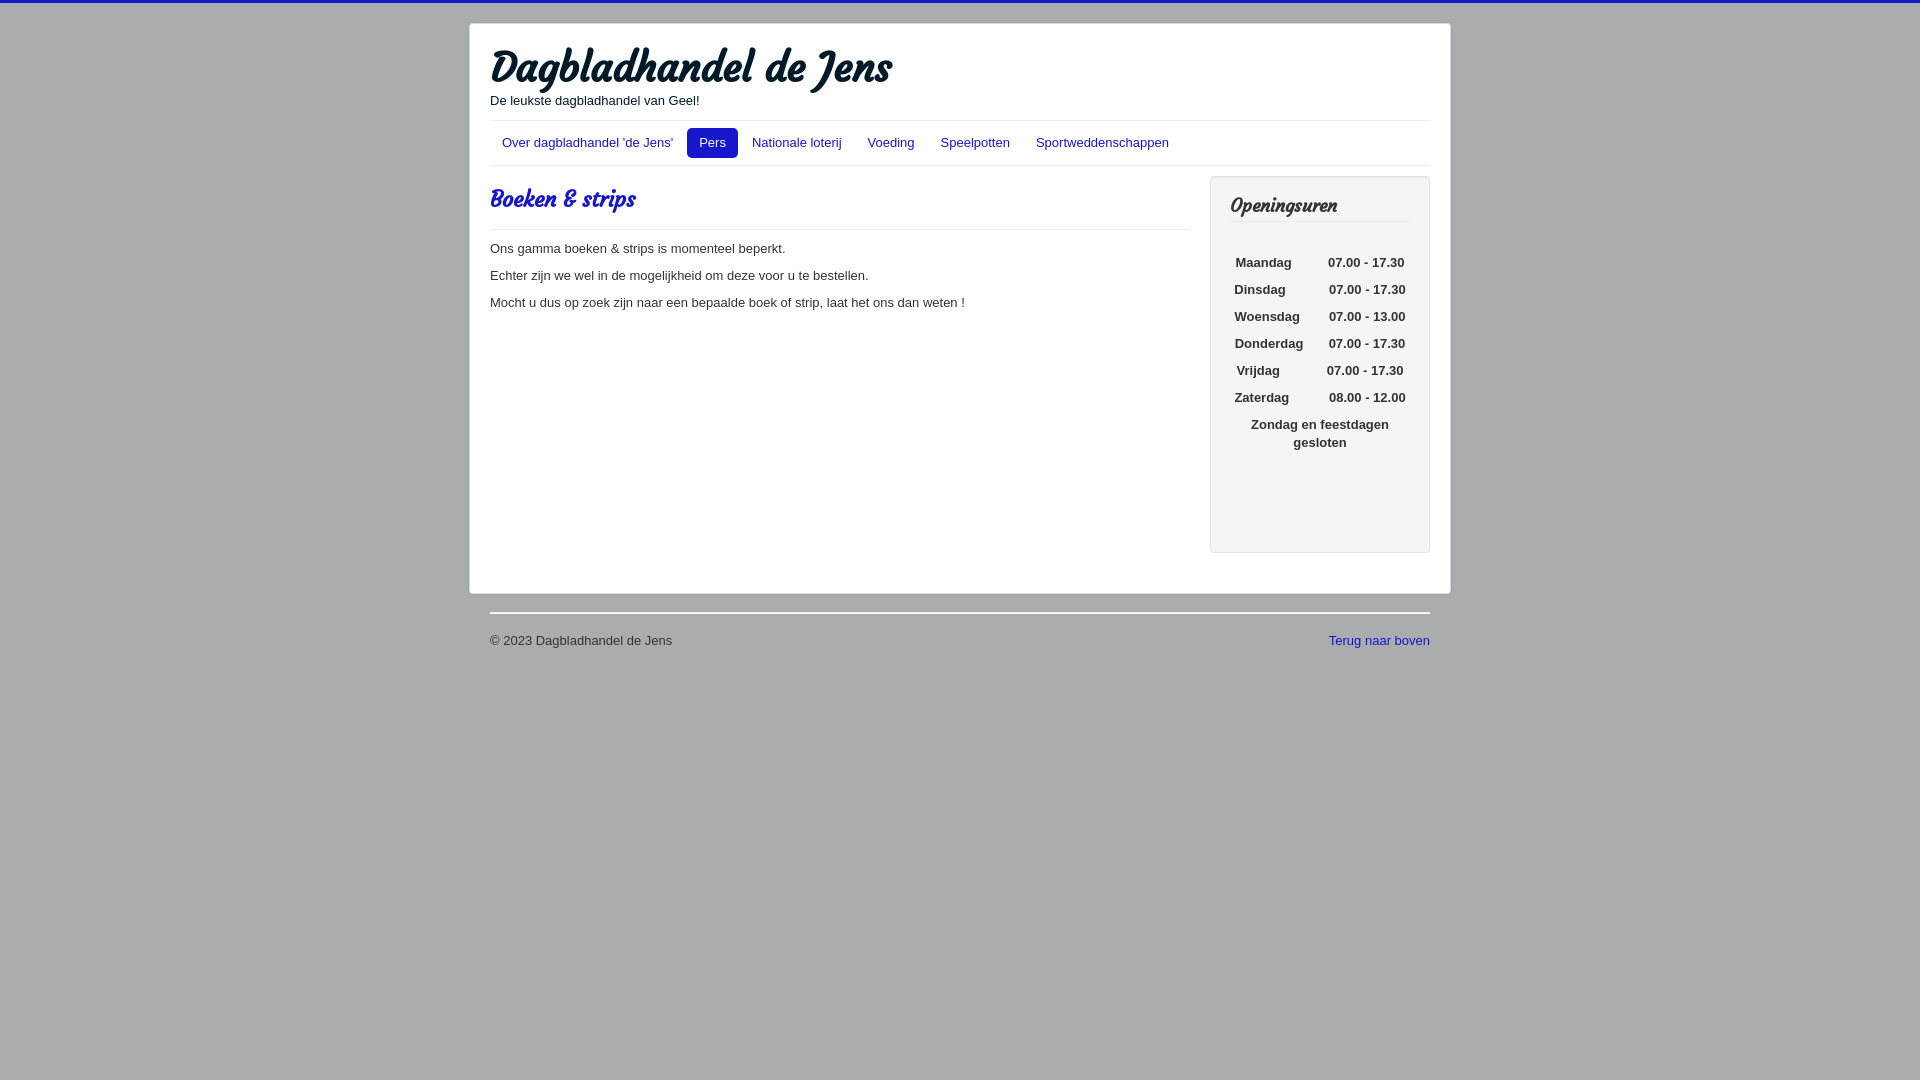 This screenshot has width=1920, height=1080. I want to click on 'Nationale loterij', so click(795, 141).